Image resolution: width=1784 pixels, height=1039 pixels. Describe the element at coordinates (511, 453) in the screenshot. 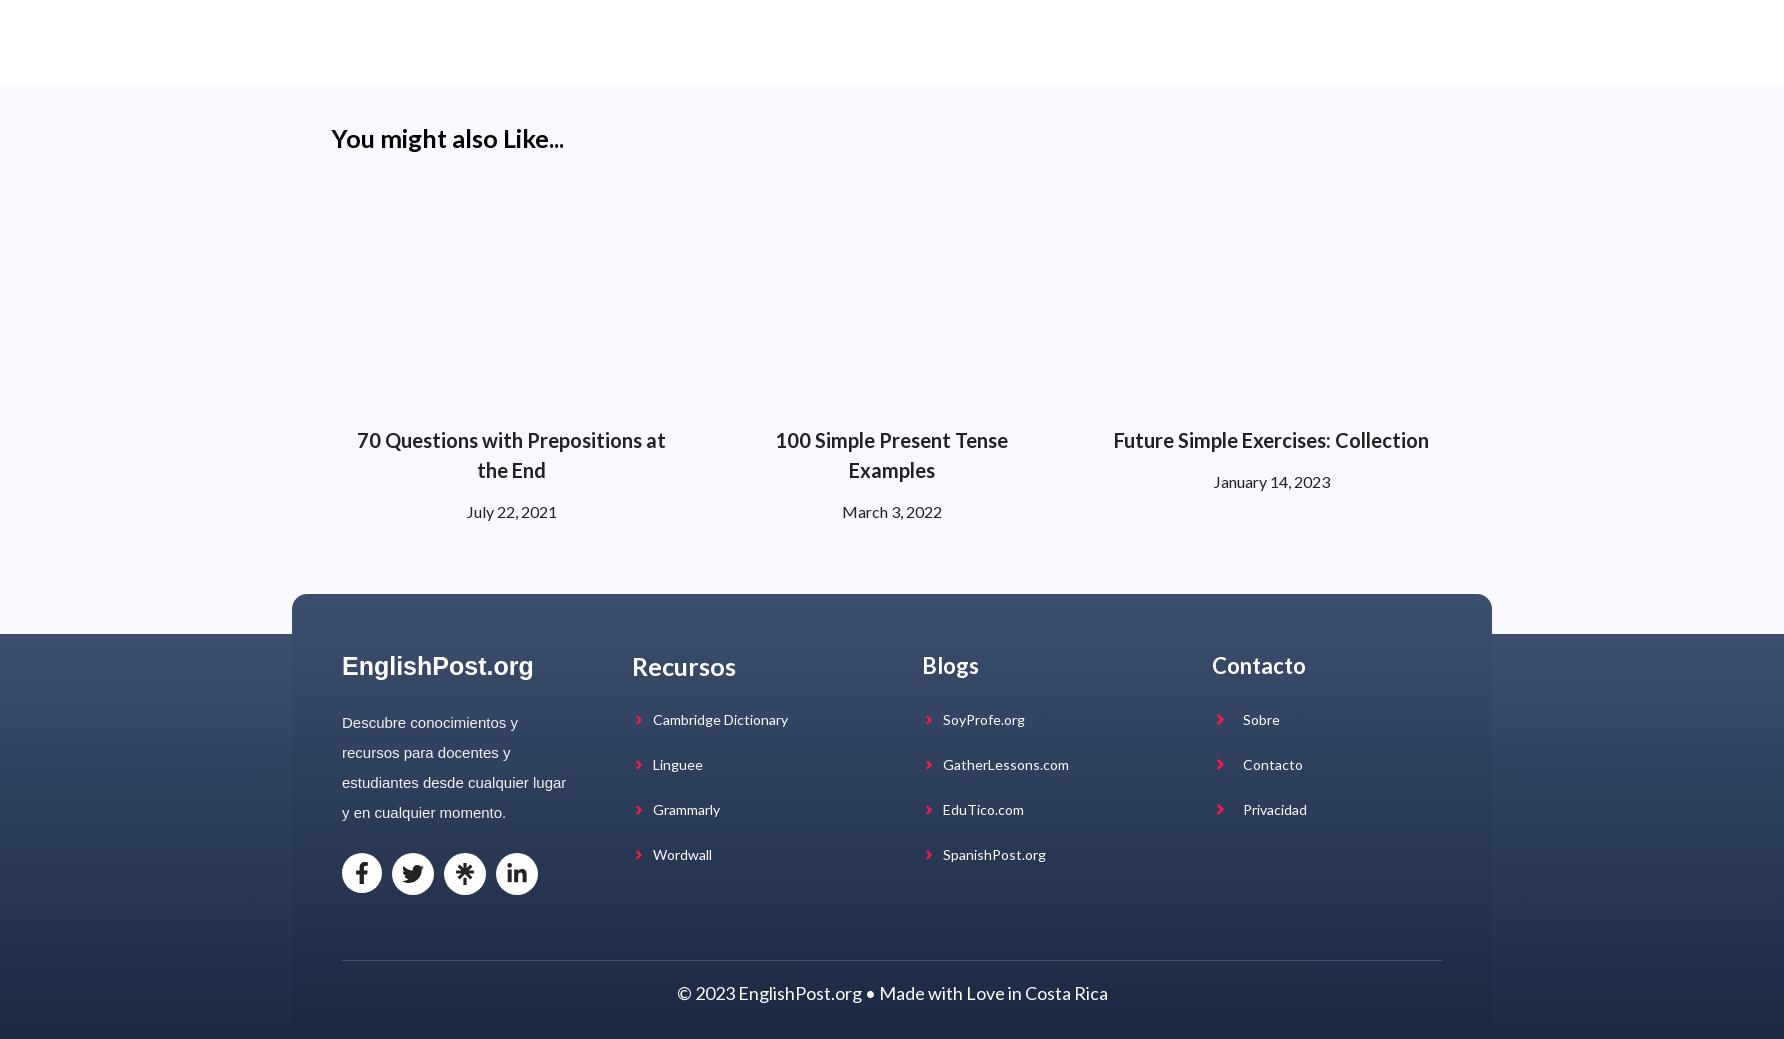

I see `'70 Questions with Prepositions at the End'` at that location.